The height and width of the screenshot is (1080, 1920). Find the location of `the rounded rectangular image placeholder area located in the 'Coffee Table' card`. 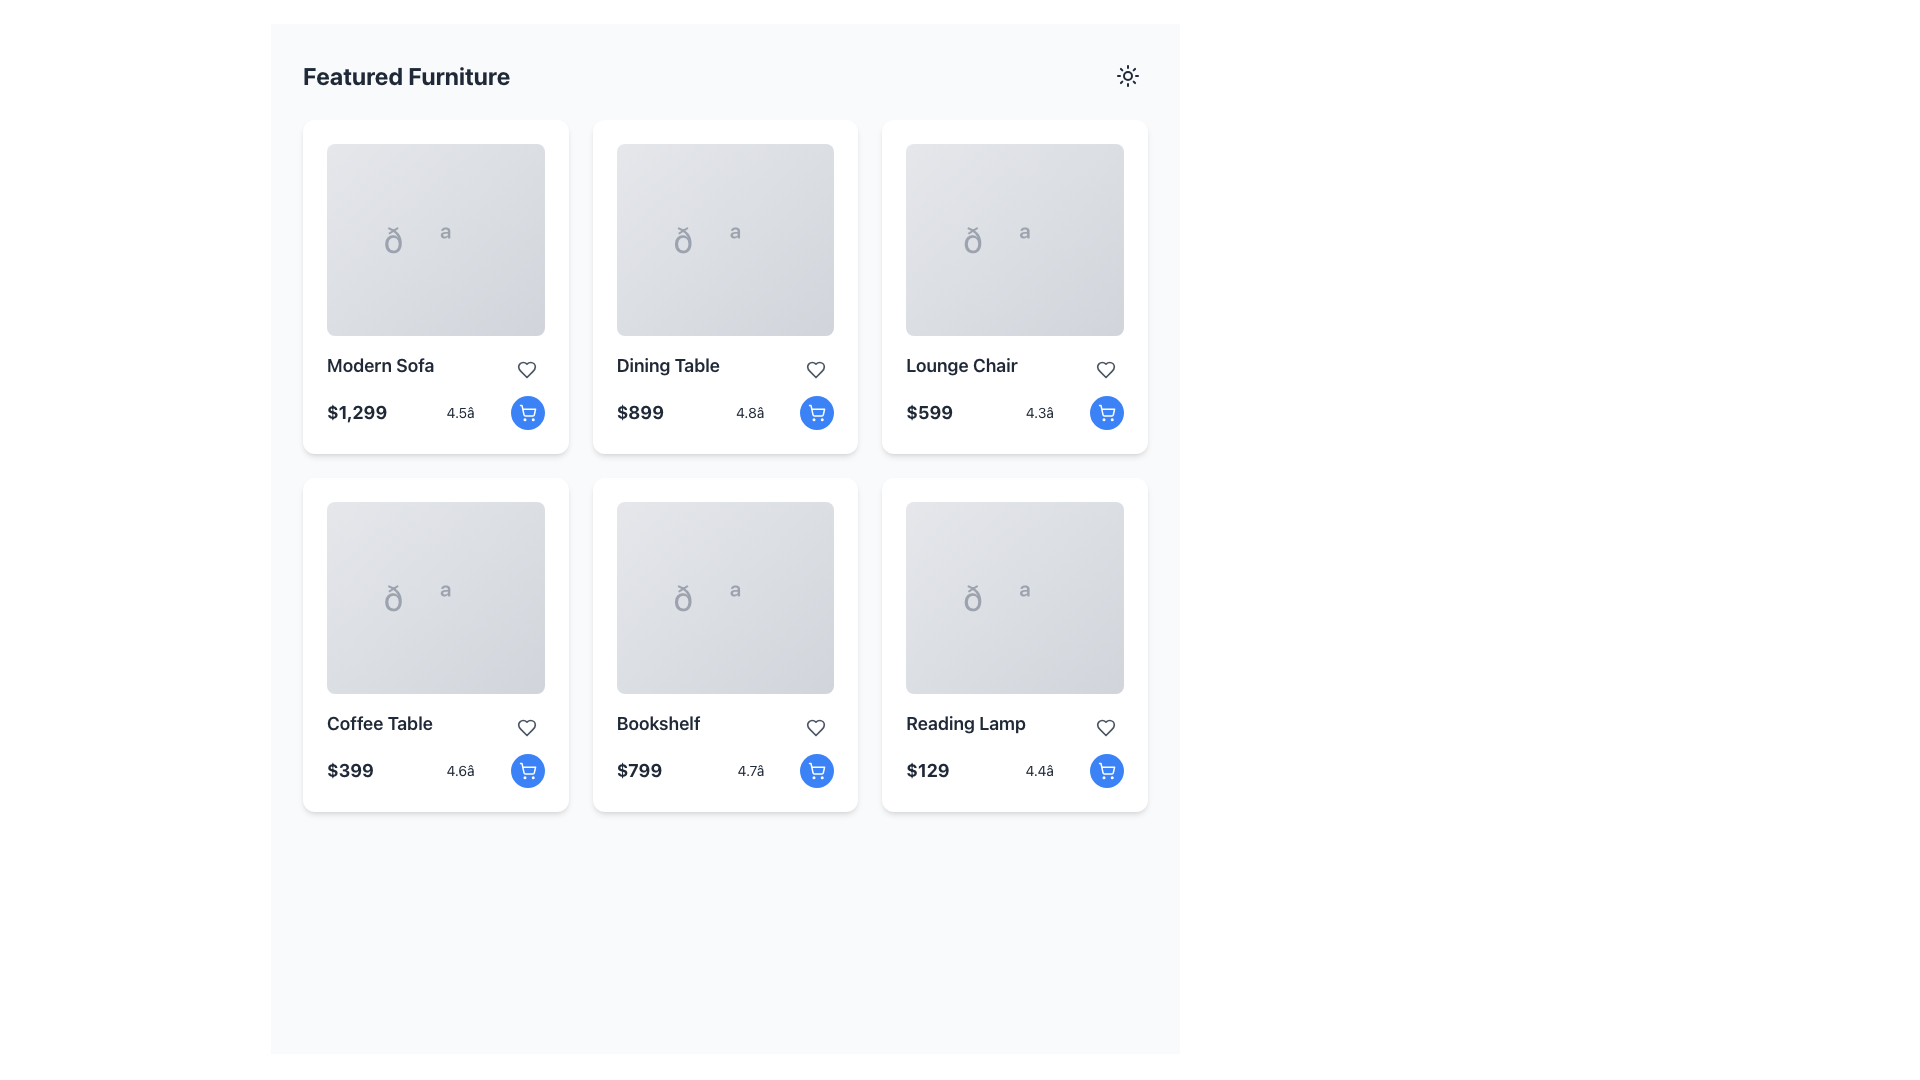

the rounded rectangular image placeholder area located in the 'Coffee Table' card is located at coordinates (434, 596).